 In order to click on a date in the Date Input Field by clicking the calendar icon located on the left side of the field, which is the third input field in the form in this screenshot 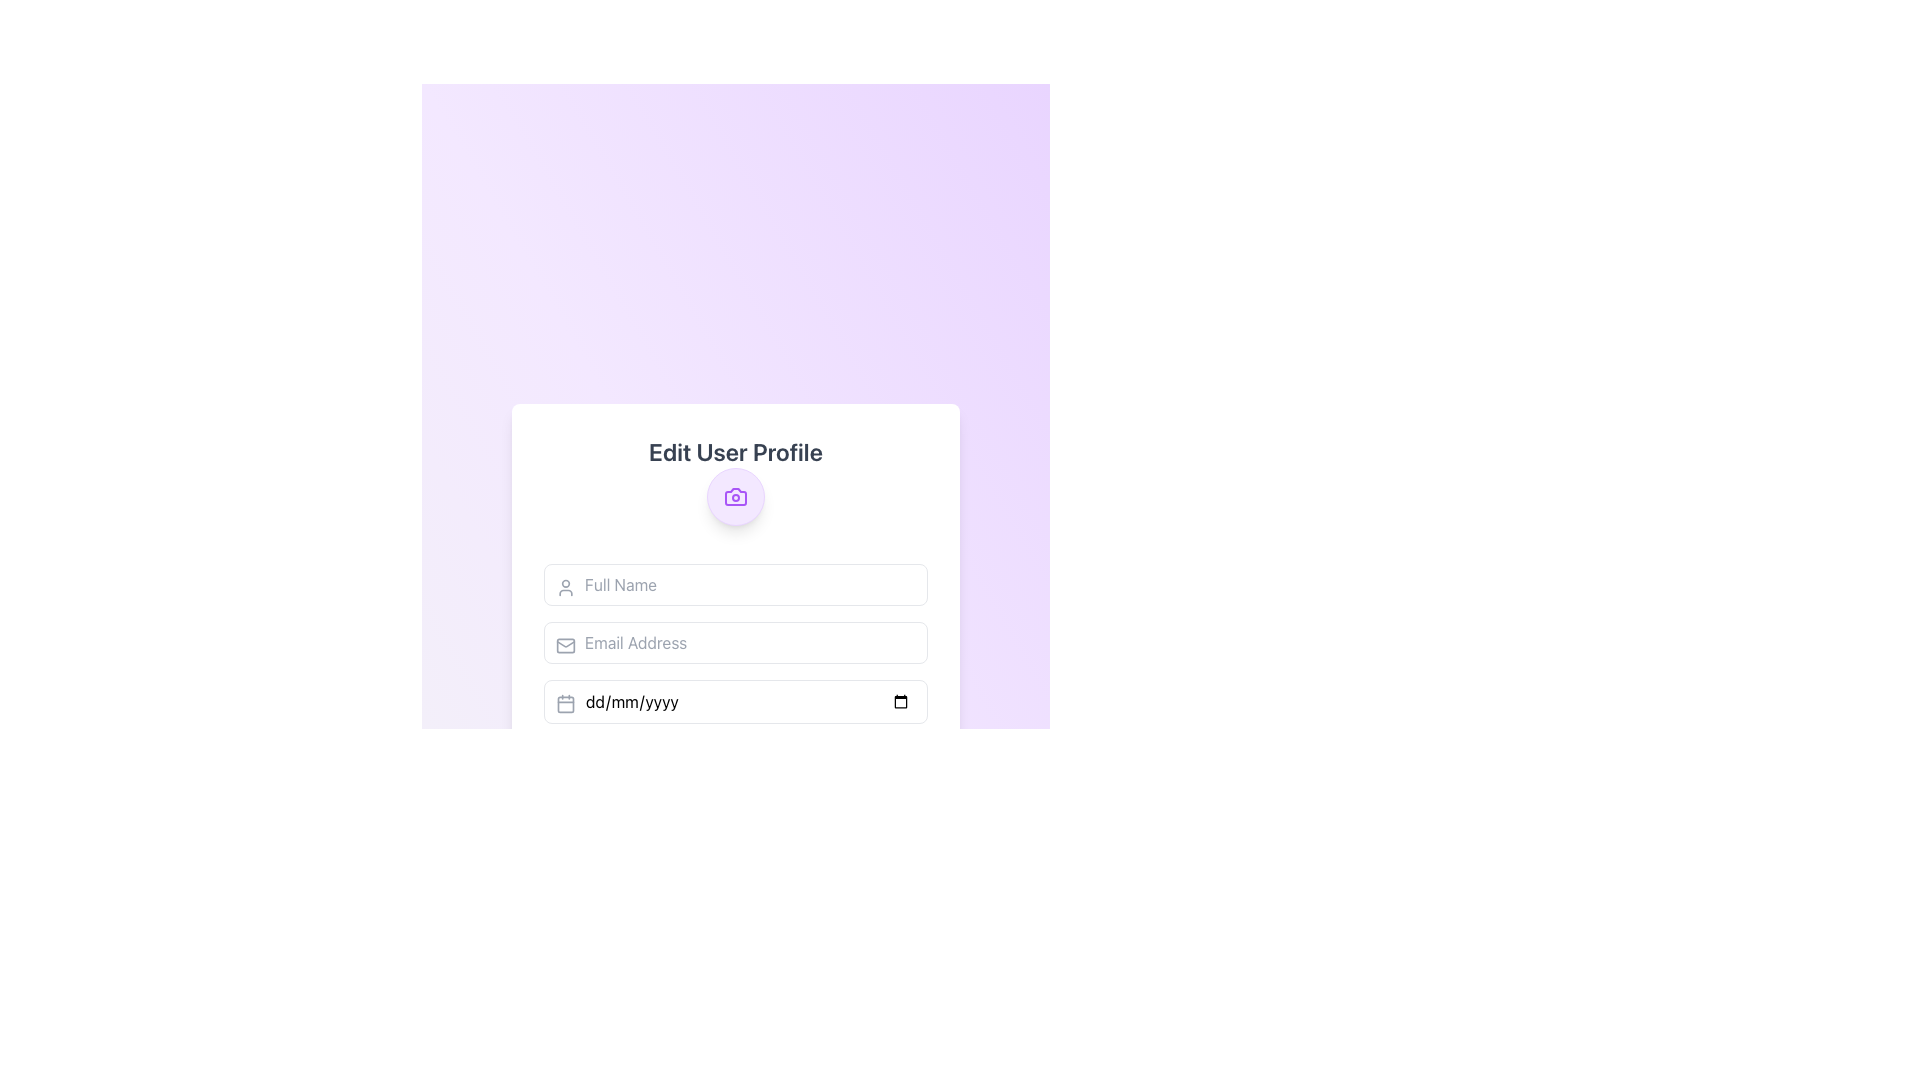, I will do `click(734, 701)`.